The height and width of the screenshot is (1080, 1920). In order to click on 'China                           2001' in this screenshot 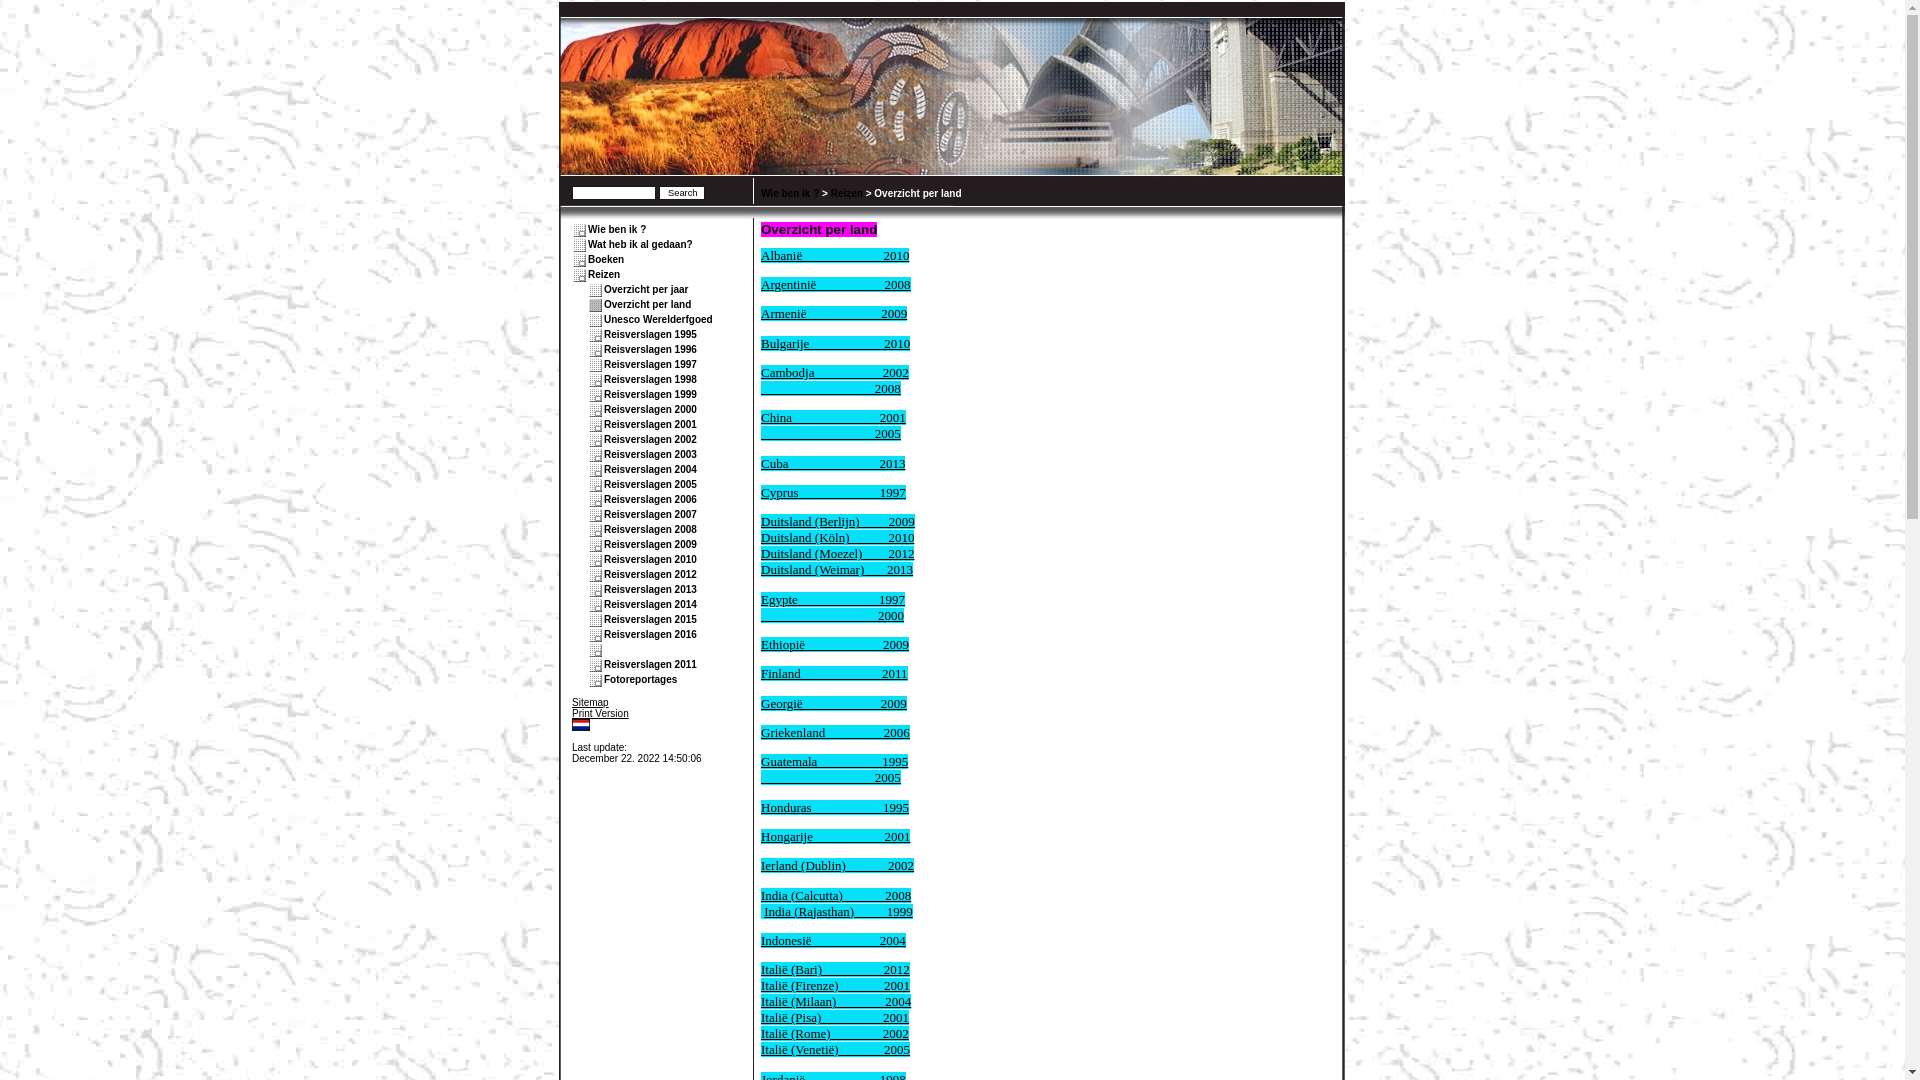, I will do `click(833, 416)`.